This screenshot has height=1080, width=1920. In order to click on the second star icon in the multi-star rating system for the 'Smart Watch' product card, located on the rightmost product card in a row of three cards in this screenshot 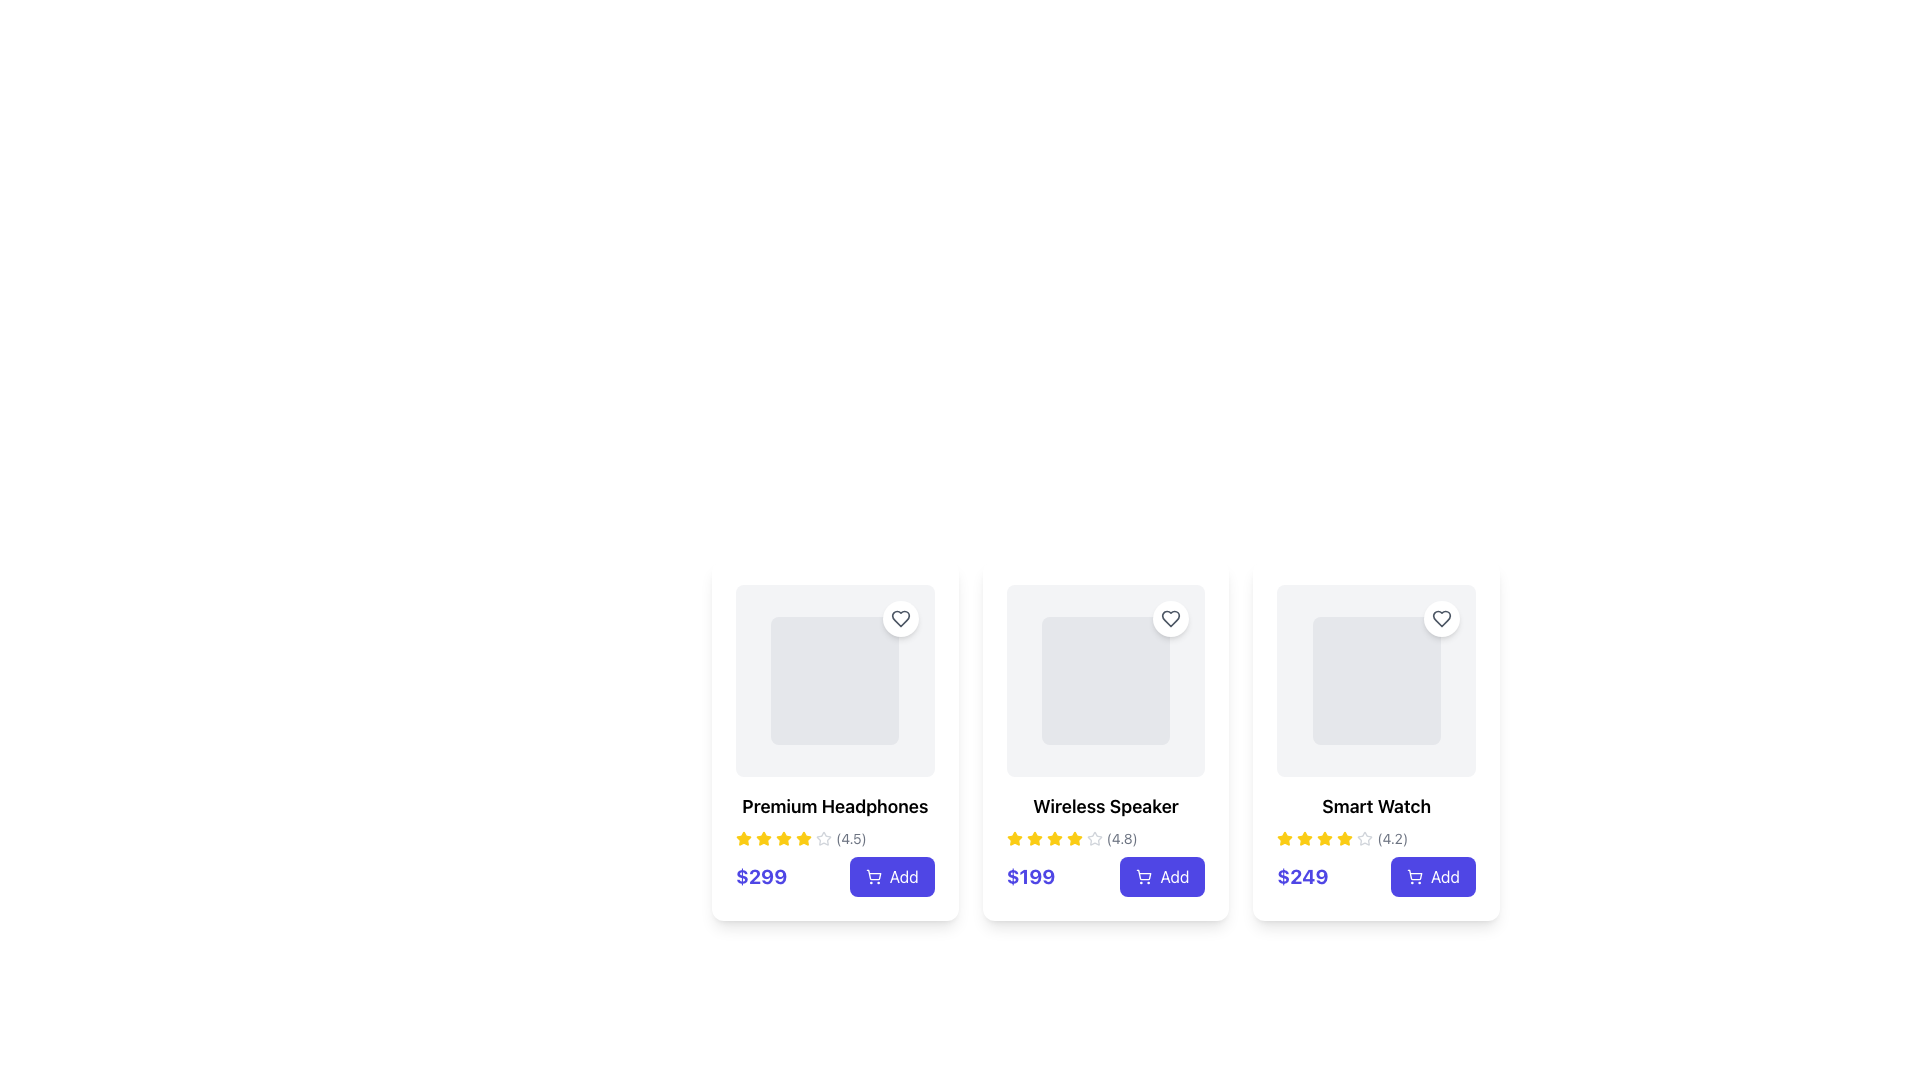, I will do `click(1305, 838)`.